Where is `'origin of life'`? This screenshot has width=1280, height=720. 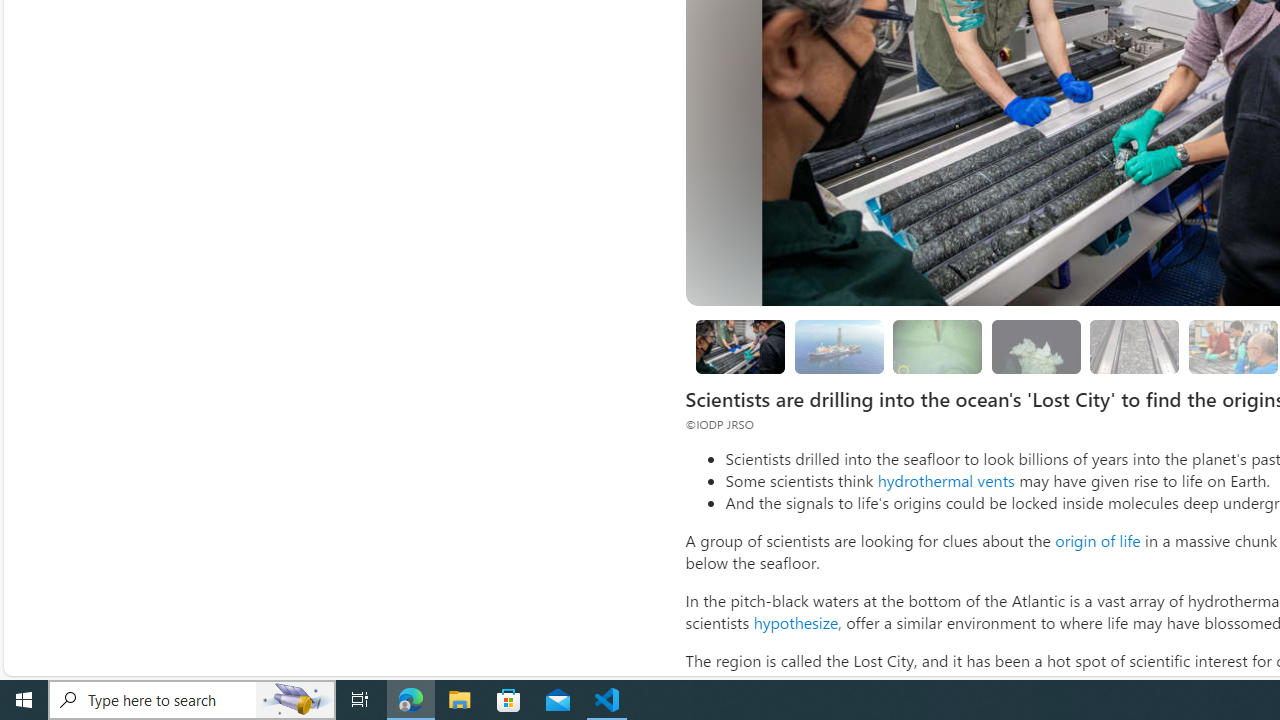 'origin of life' is located at coordinates (1096, 540).